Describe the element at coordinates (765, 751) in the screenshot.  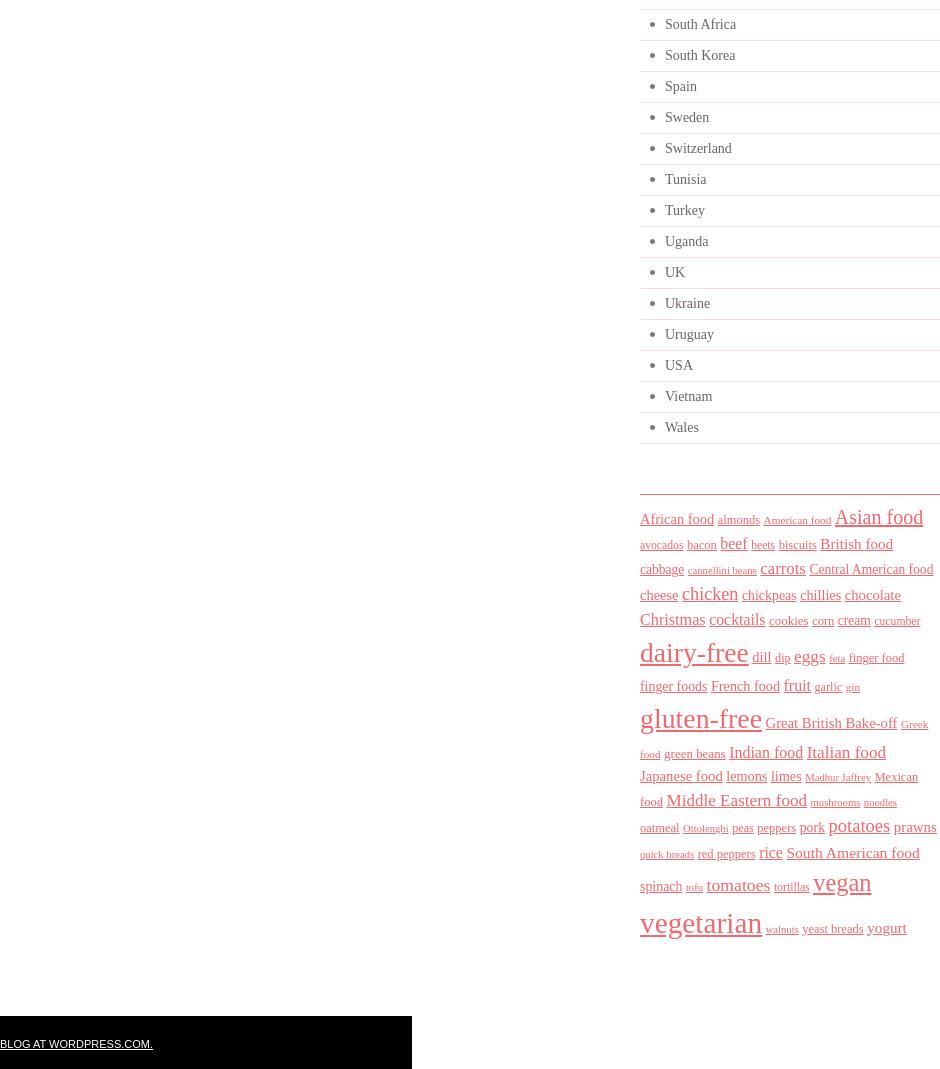
I see `'Indian food'` at that location.